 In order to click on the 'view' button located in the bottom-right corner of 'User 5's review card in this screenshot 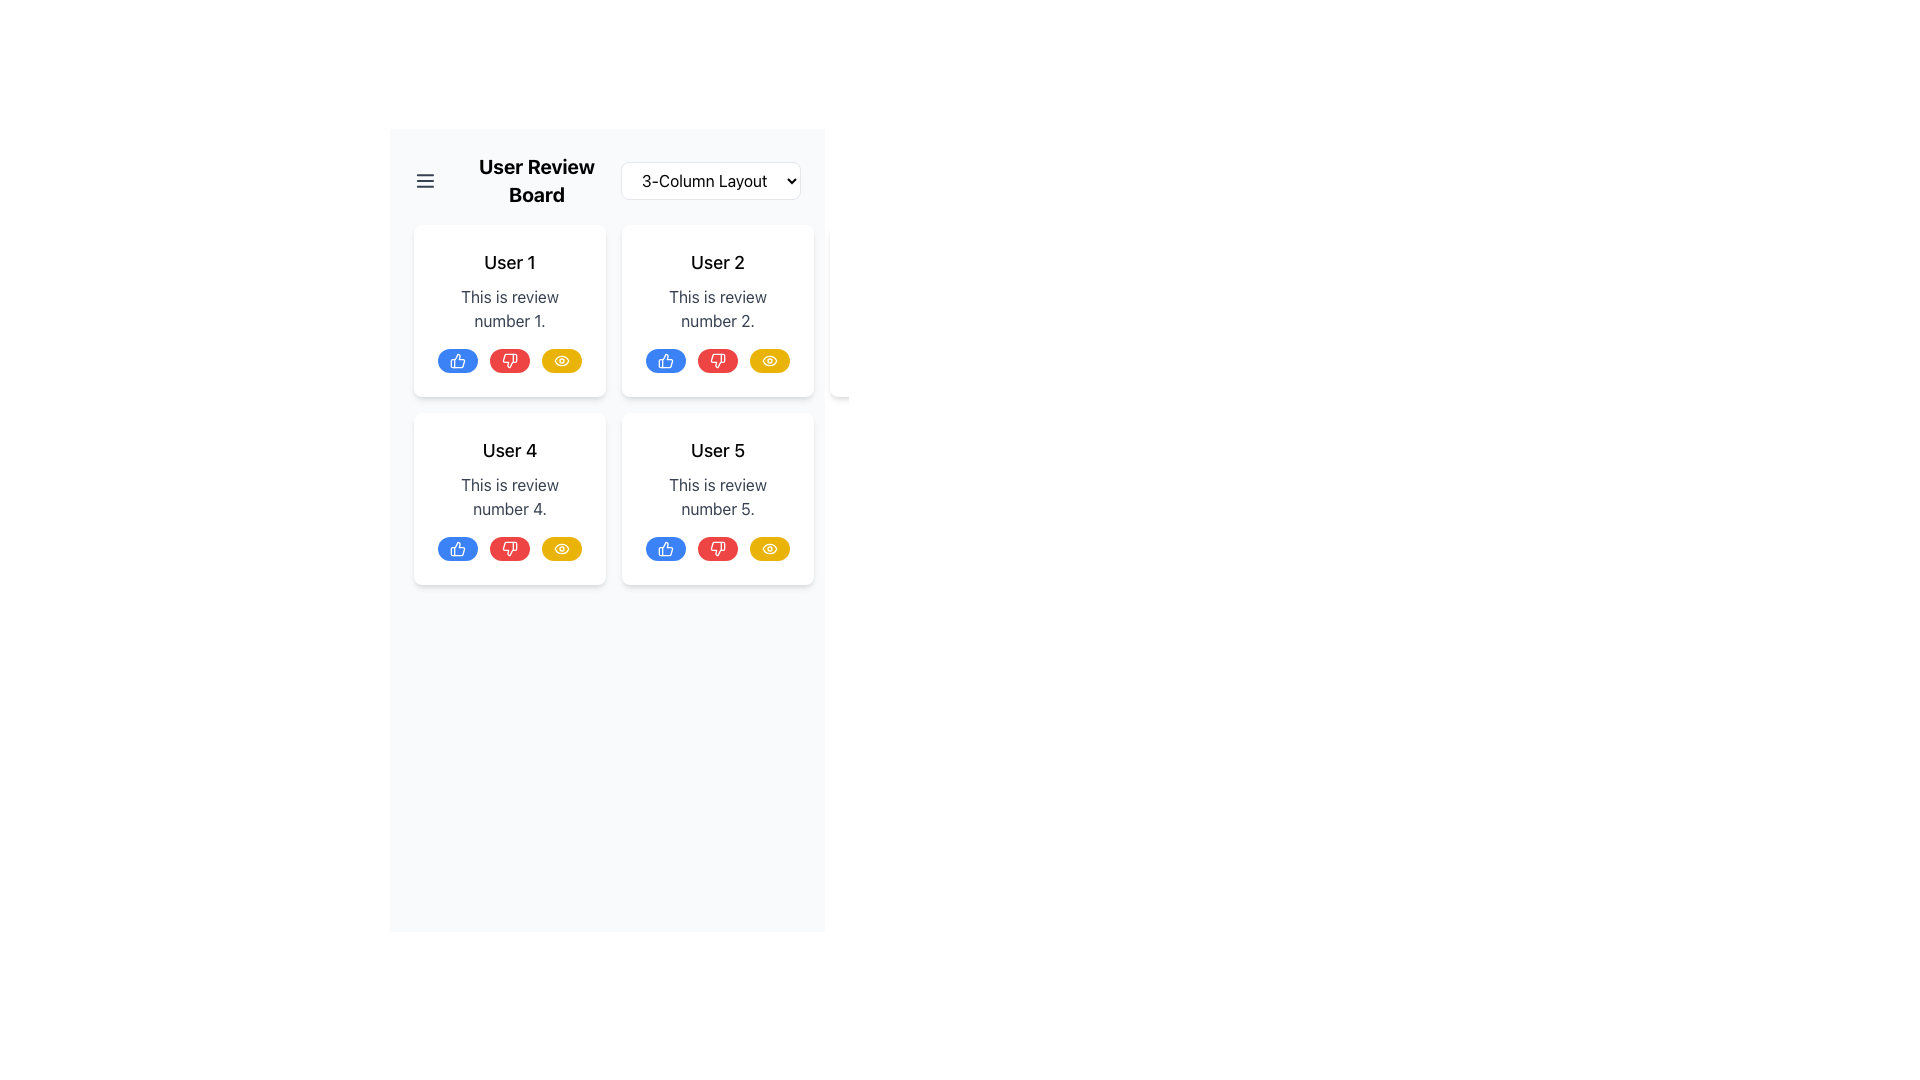, I will do `click(768, 548)`.